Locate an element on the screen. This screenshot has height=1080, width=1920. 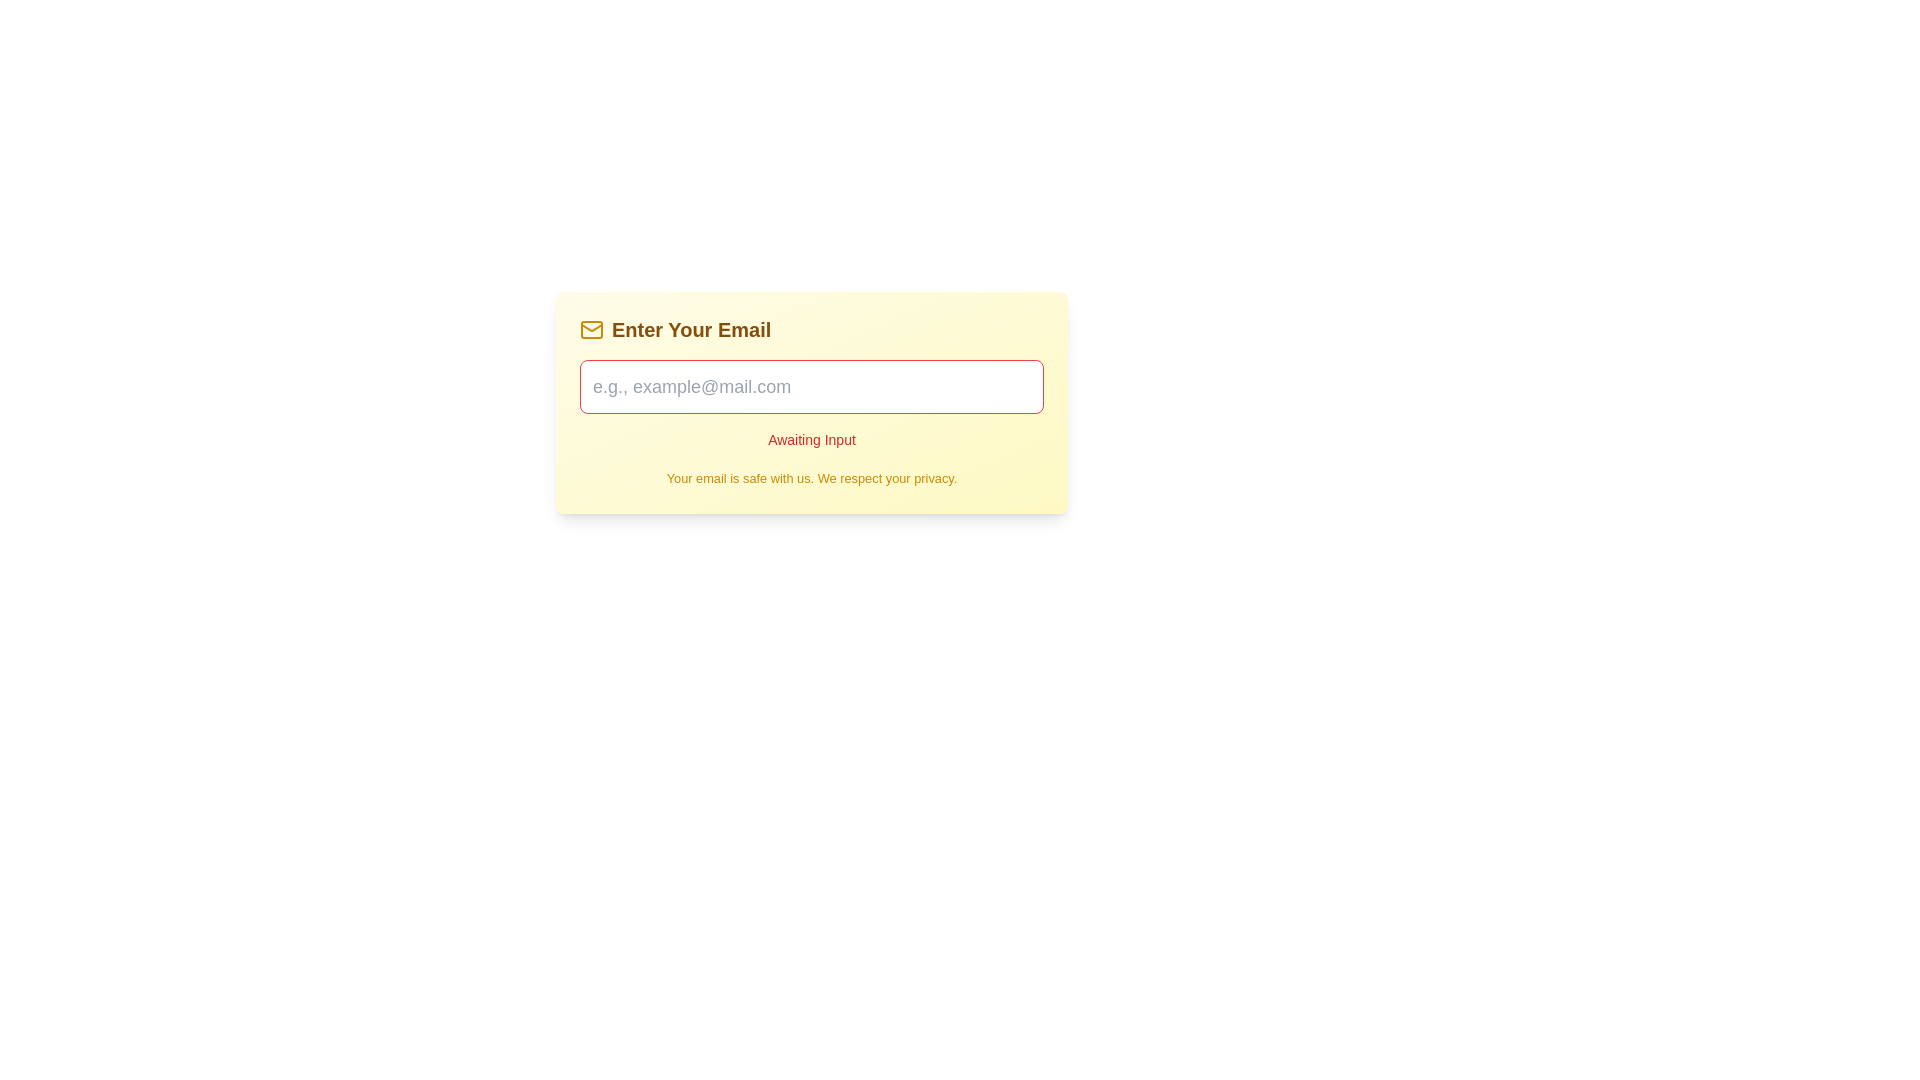
the informative disclaimer text display located below the email input field in the email input form group, which assures users about the safety and privacy of their email information is located at coordinates (811, 478).